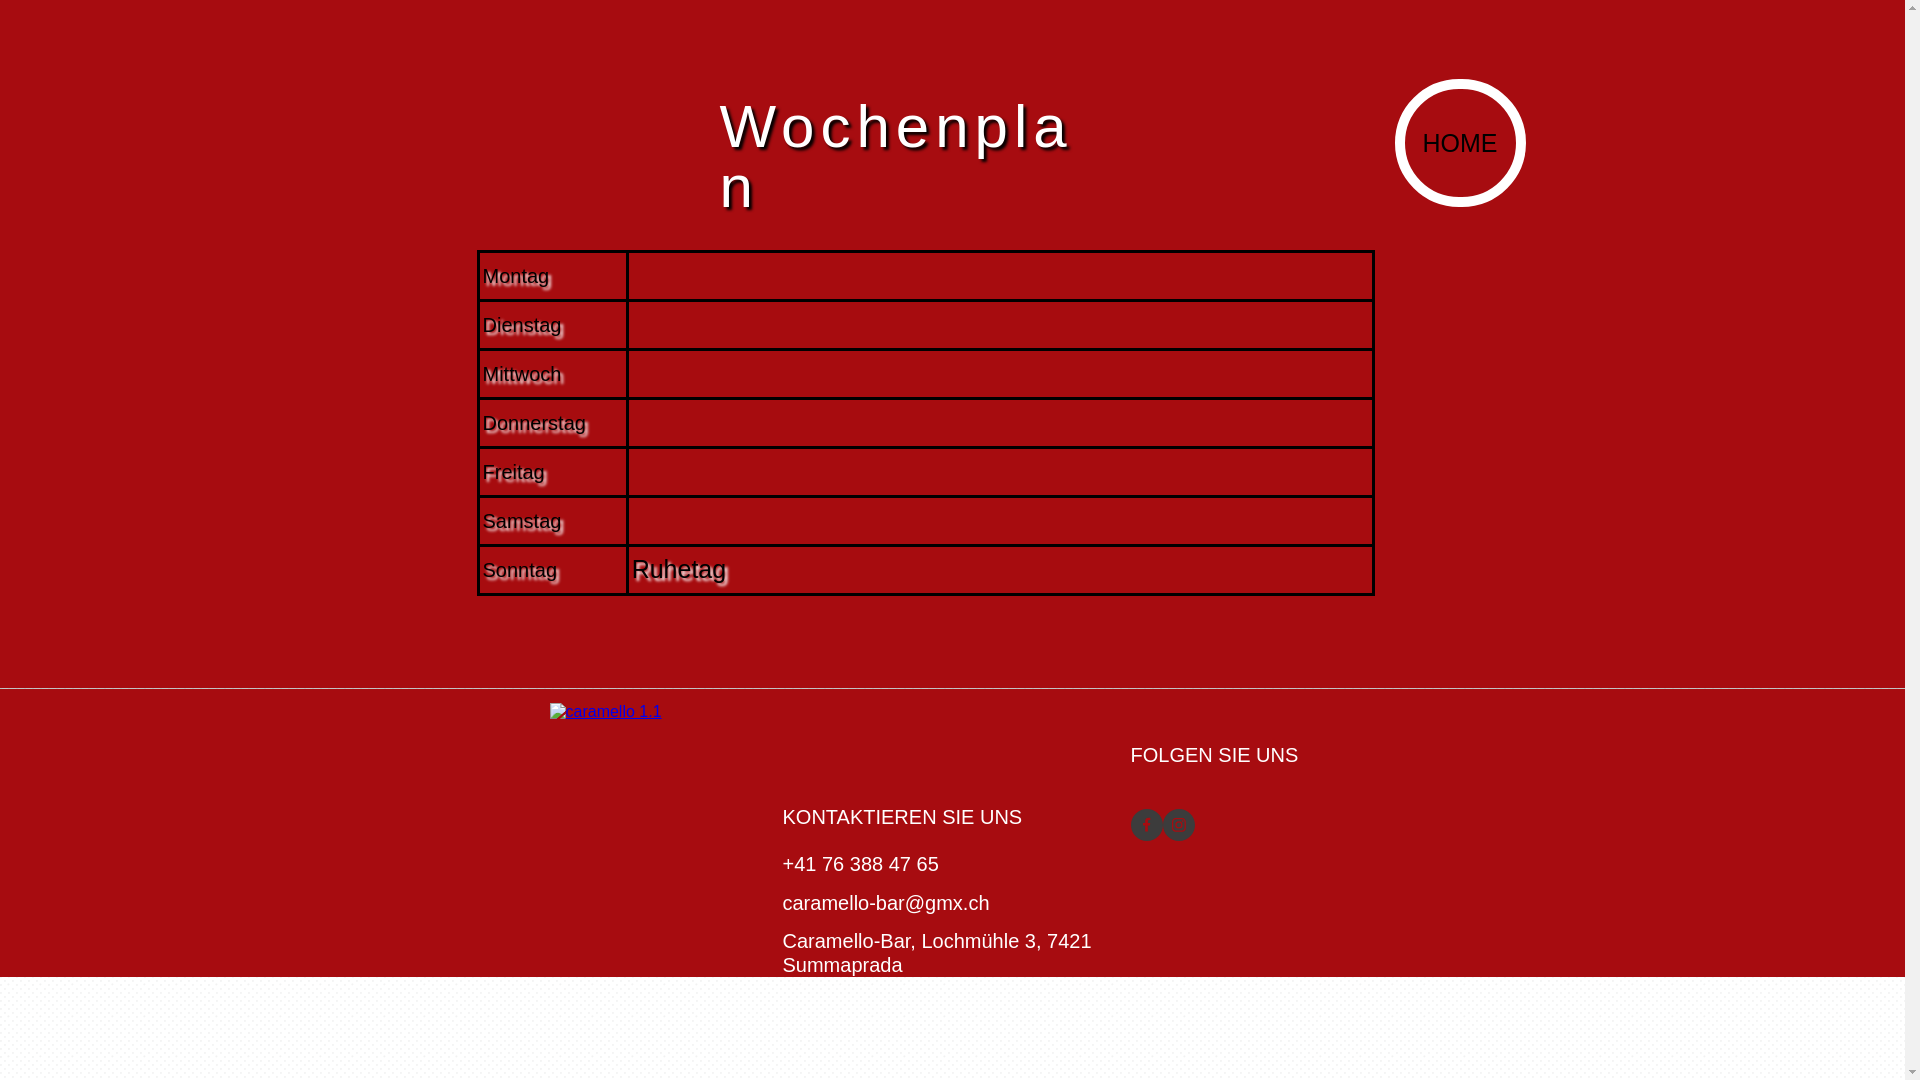 The width and height of the screenshot is (1920, 1080). Describe the element at coordinates (519, 570) in the screenshot. I see `'Sonntag'` at that location.